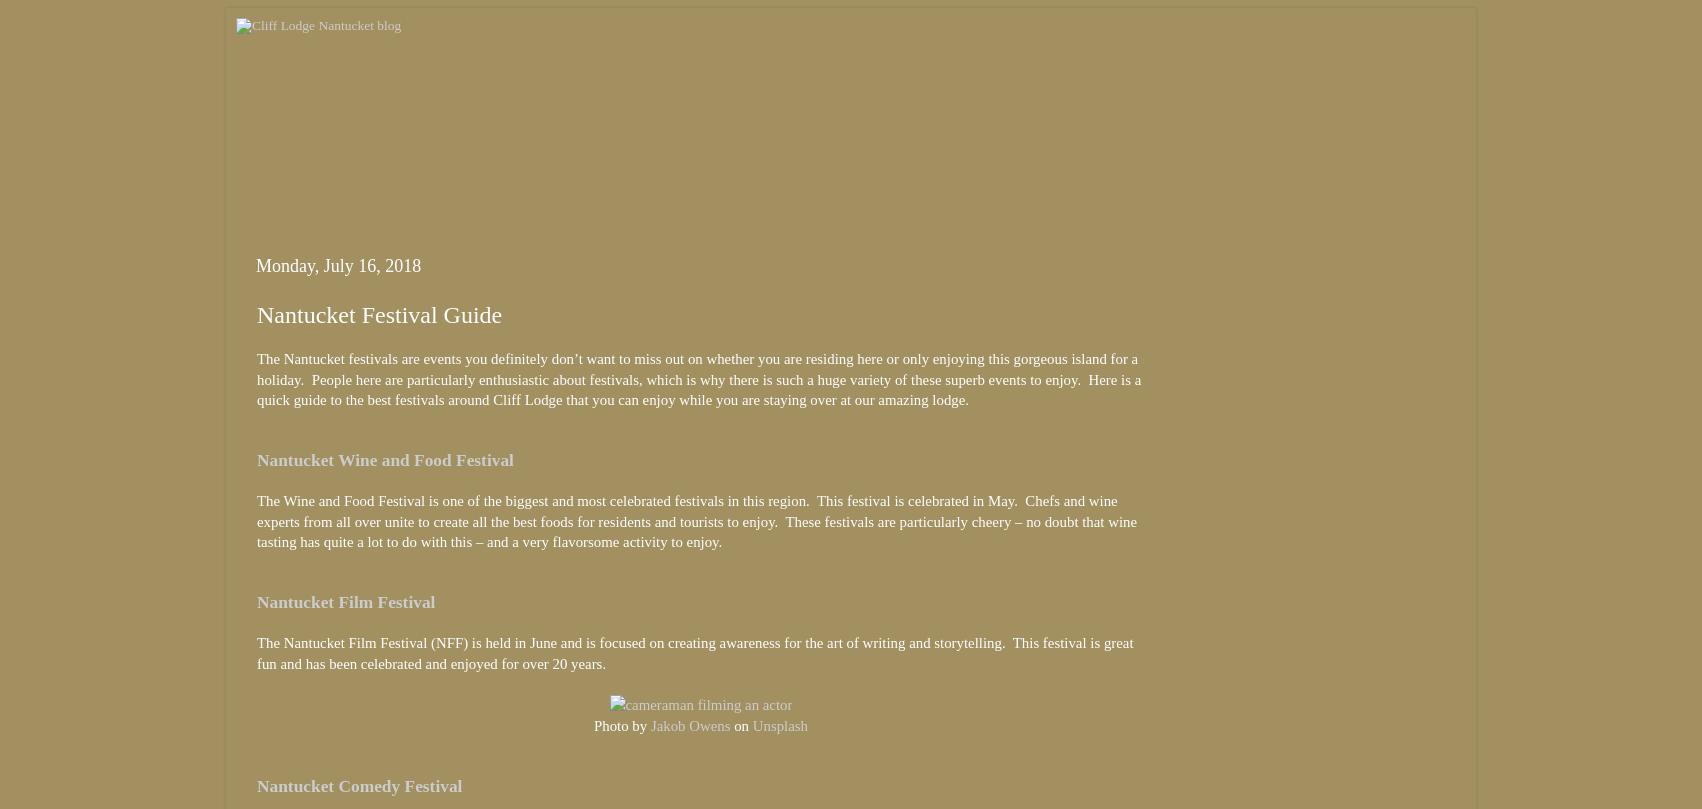  What do you see at coordinates (256, 459) in the screenshot?
I see `'Nantucket Wine and Food Festival'` at bounding box center [256, 459].